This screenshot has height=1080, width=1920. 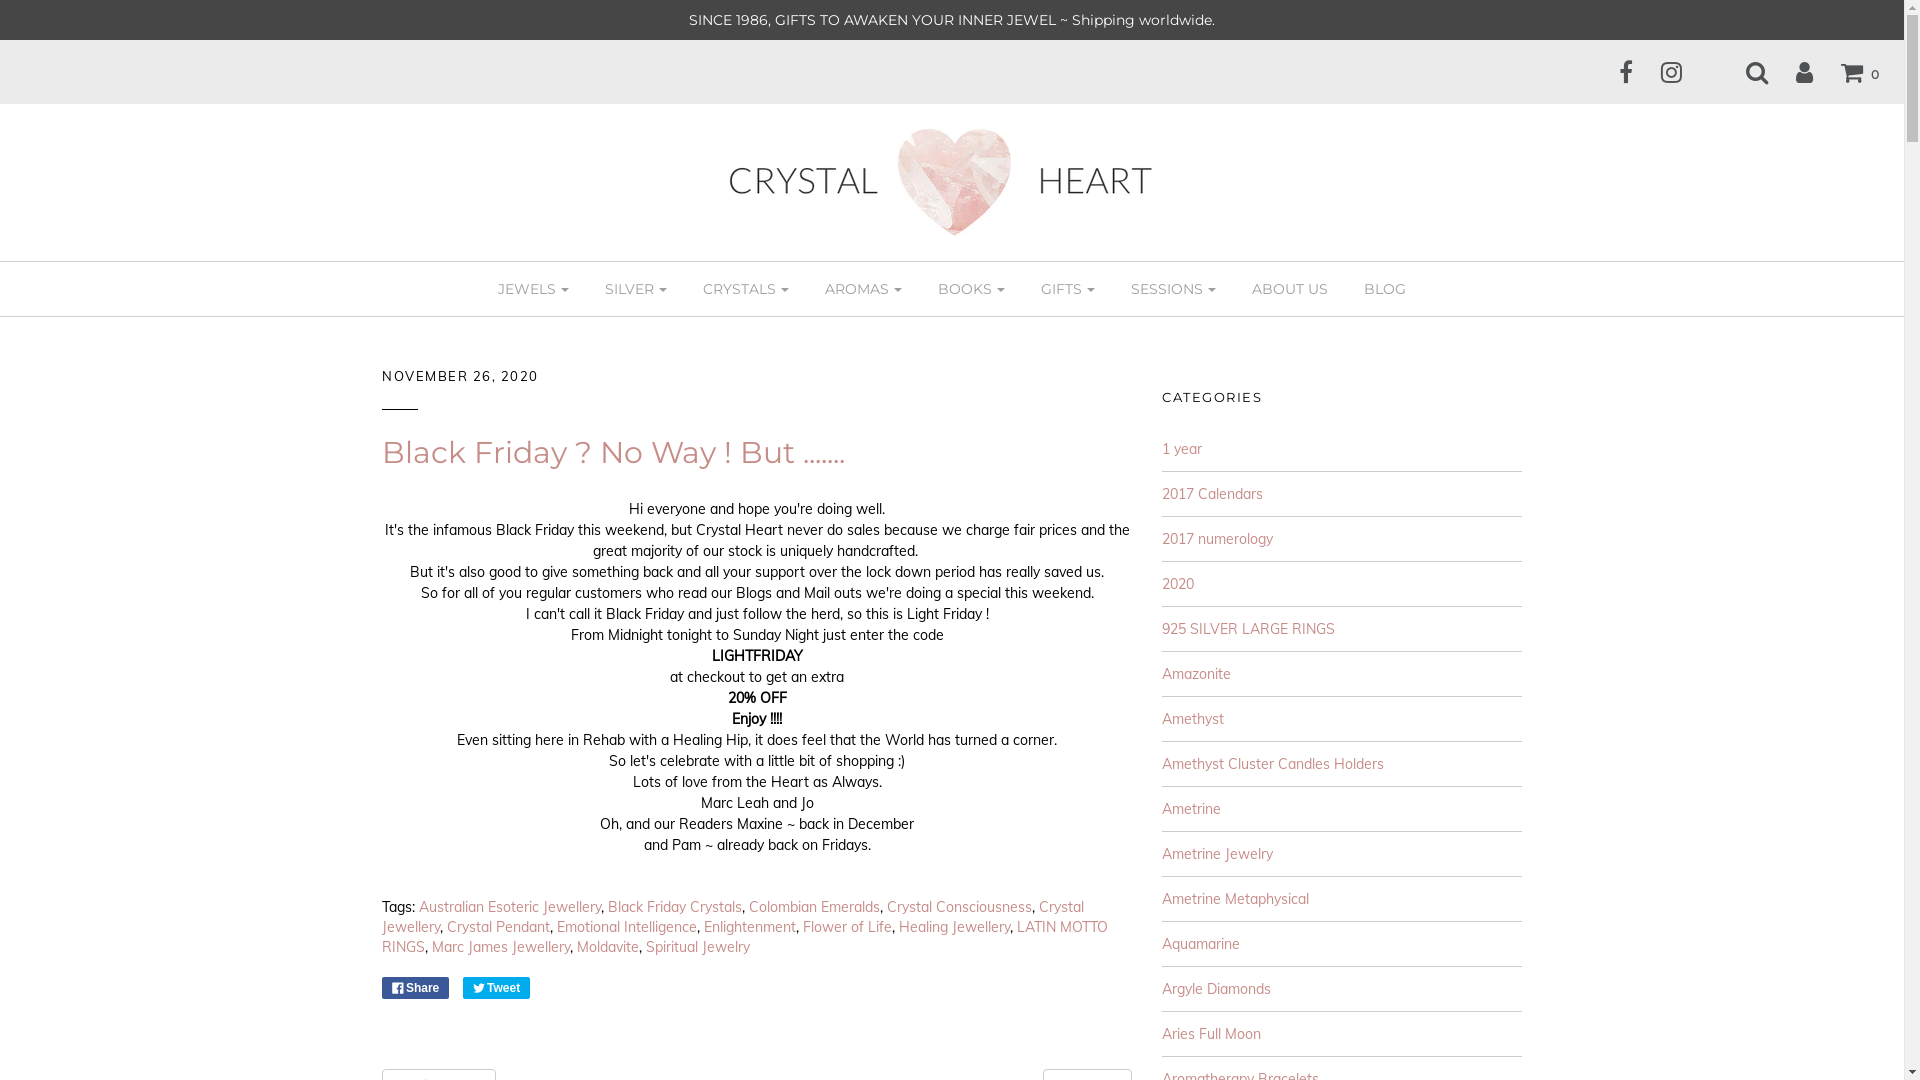 What do you see at coordinates (635, 289) in the screenshot?
I see `'SILVER'` at bounding box center [635, 289].